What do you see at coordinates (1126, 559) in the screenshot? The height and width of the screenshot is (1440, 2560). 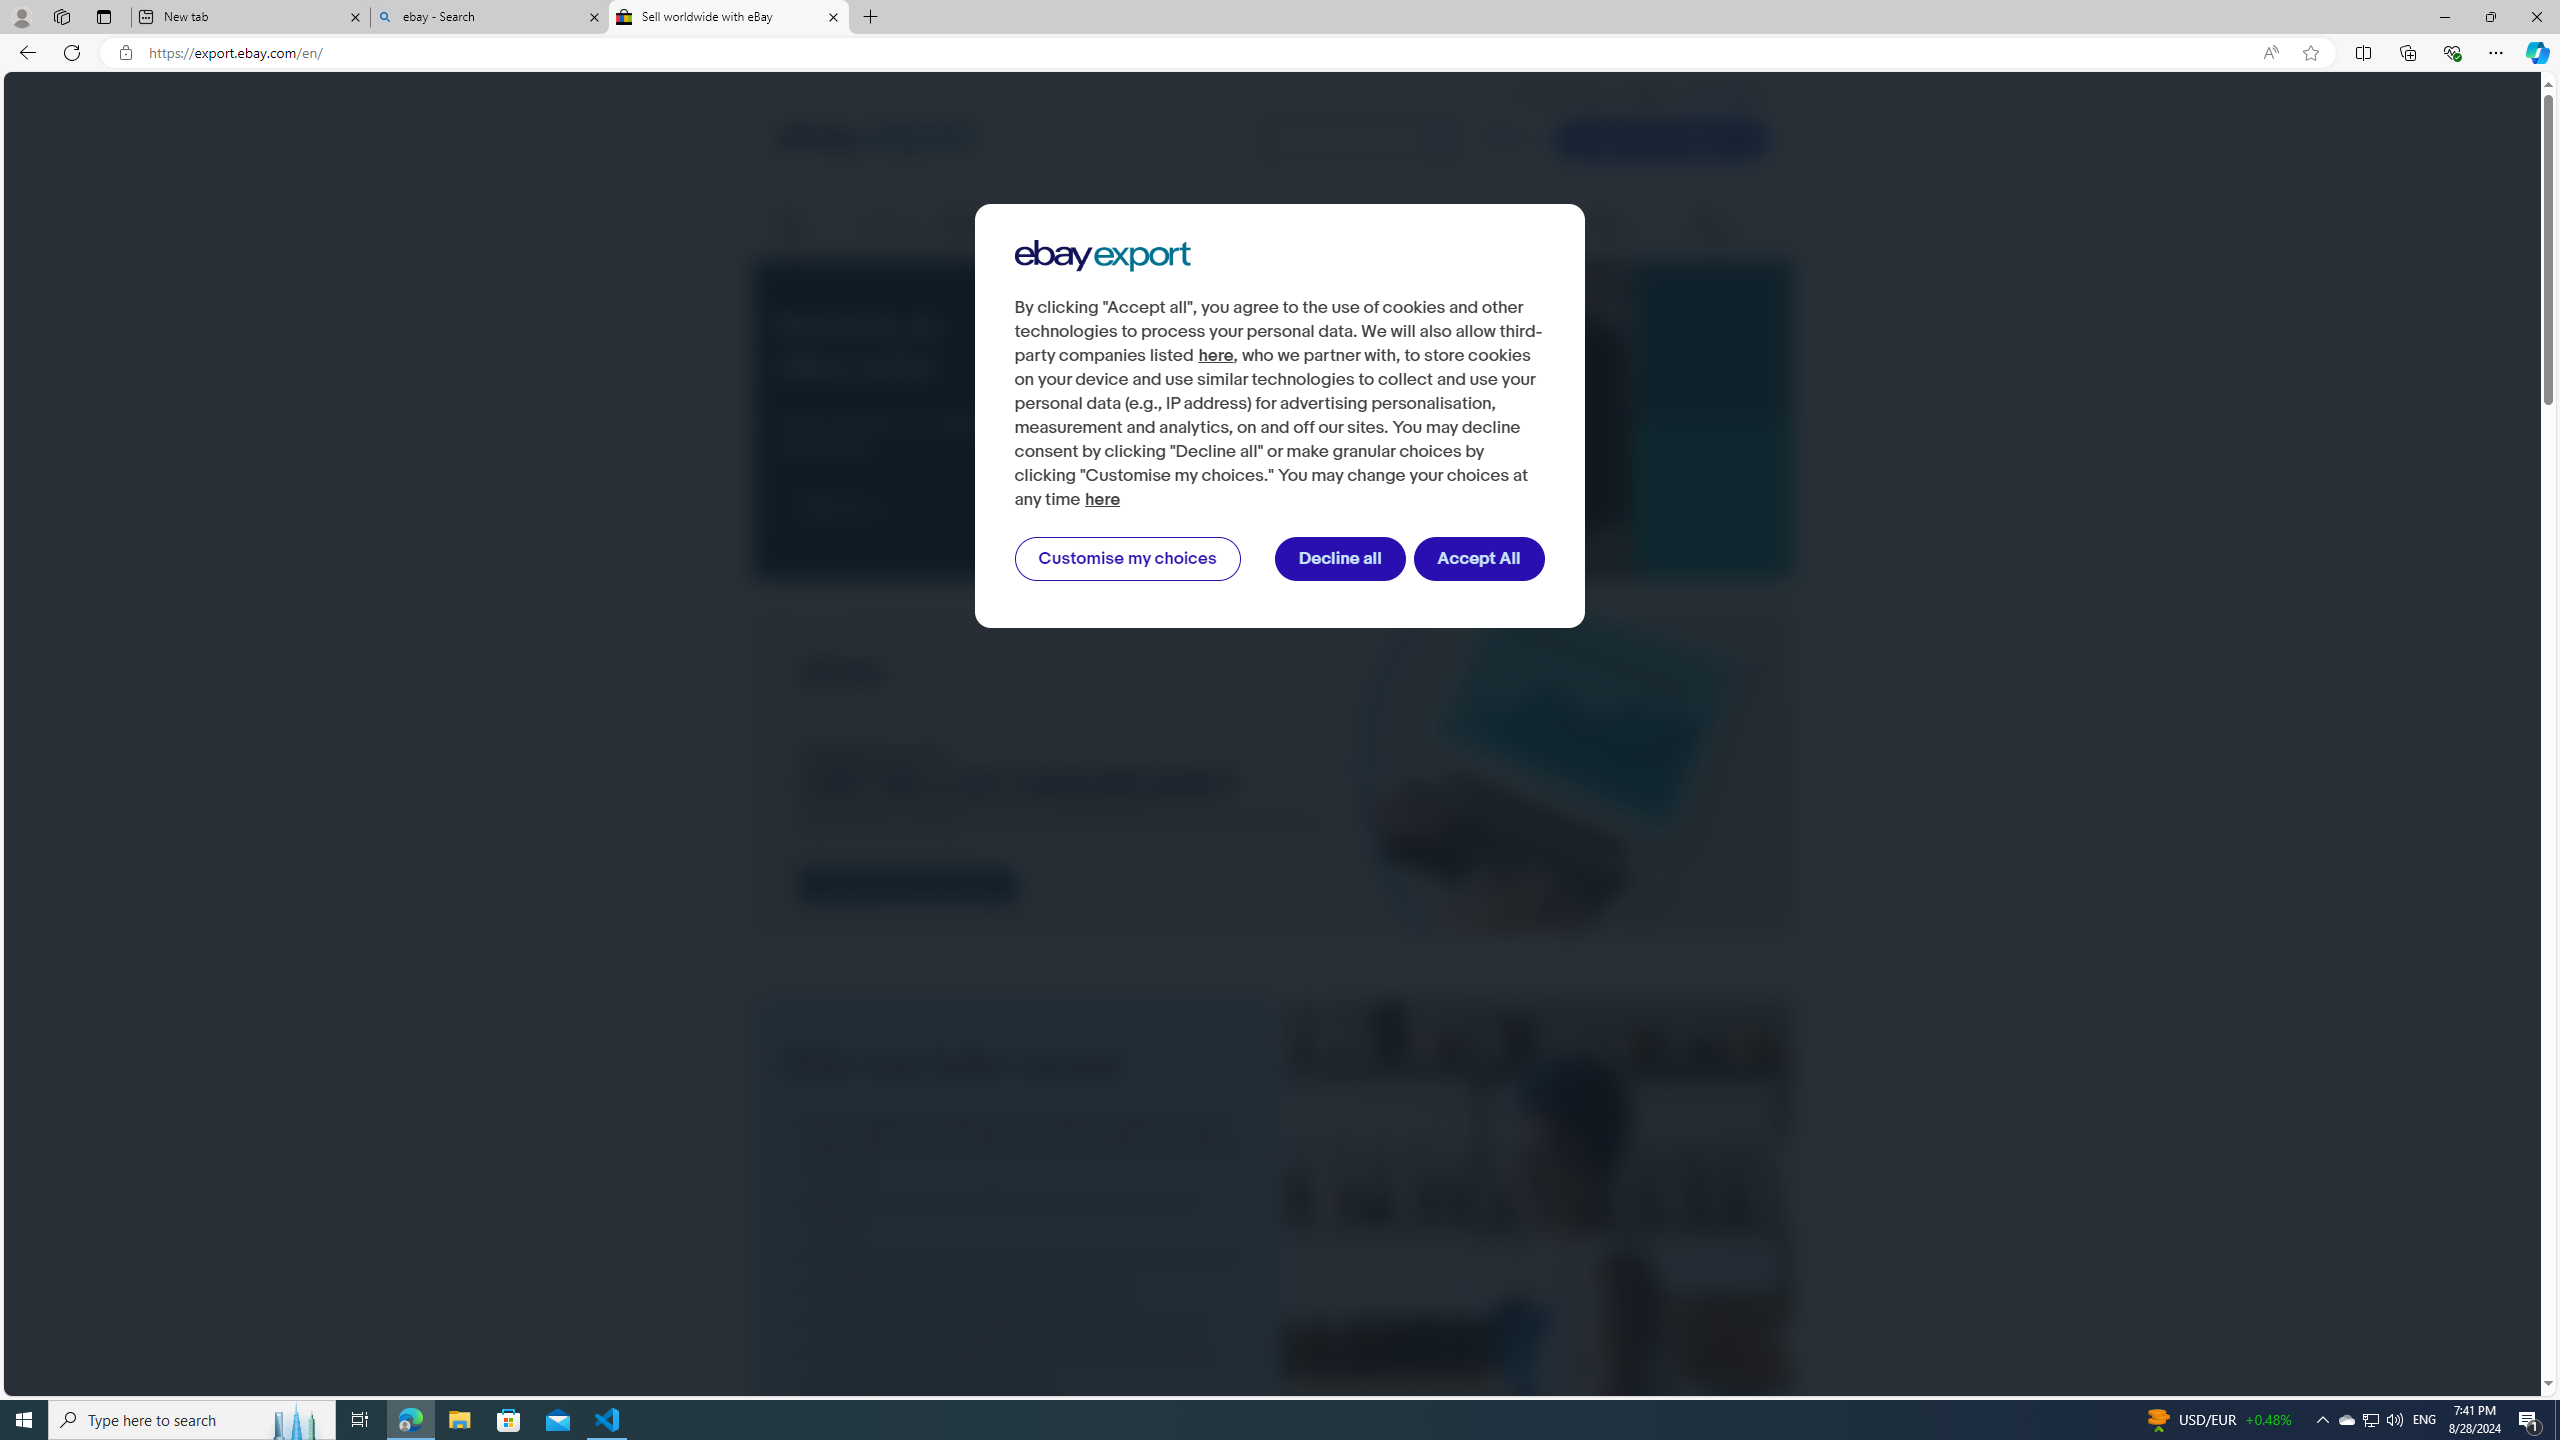 I see `'Customise my choices'` at bounding box center [1126, 559].